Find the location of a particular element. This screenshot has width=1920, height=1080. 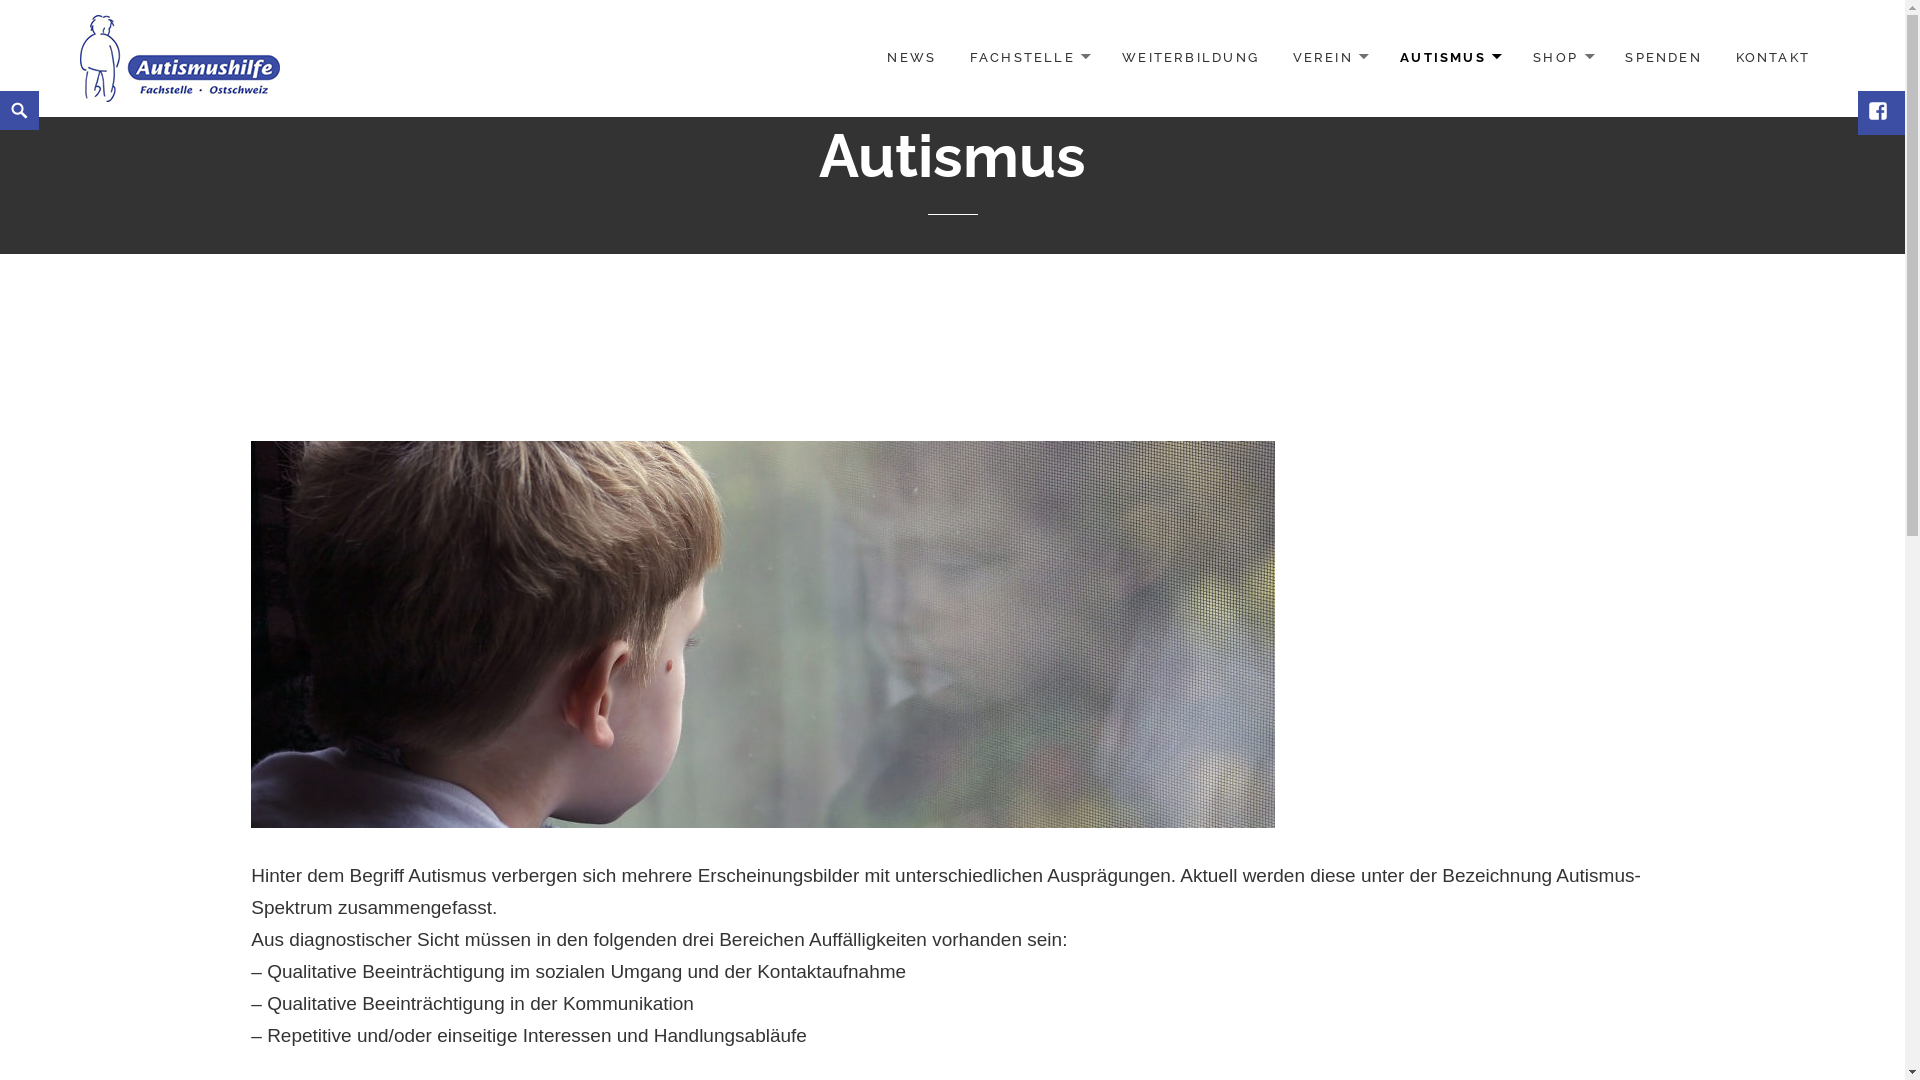

'SHOP' is located at coordinates (1561, 57).